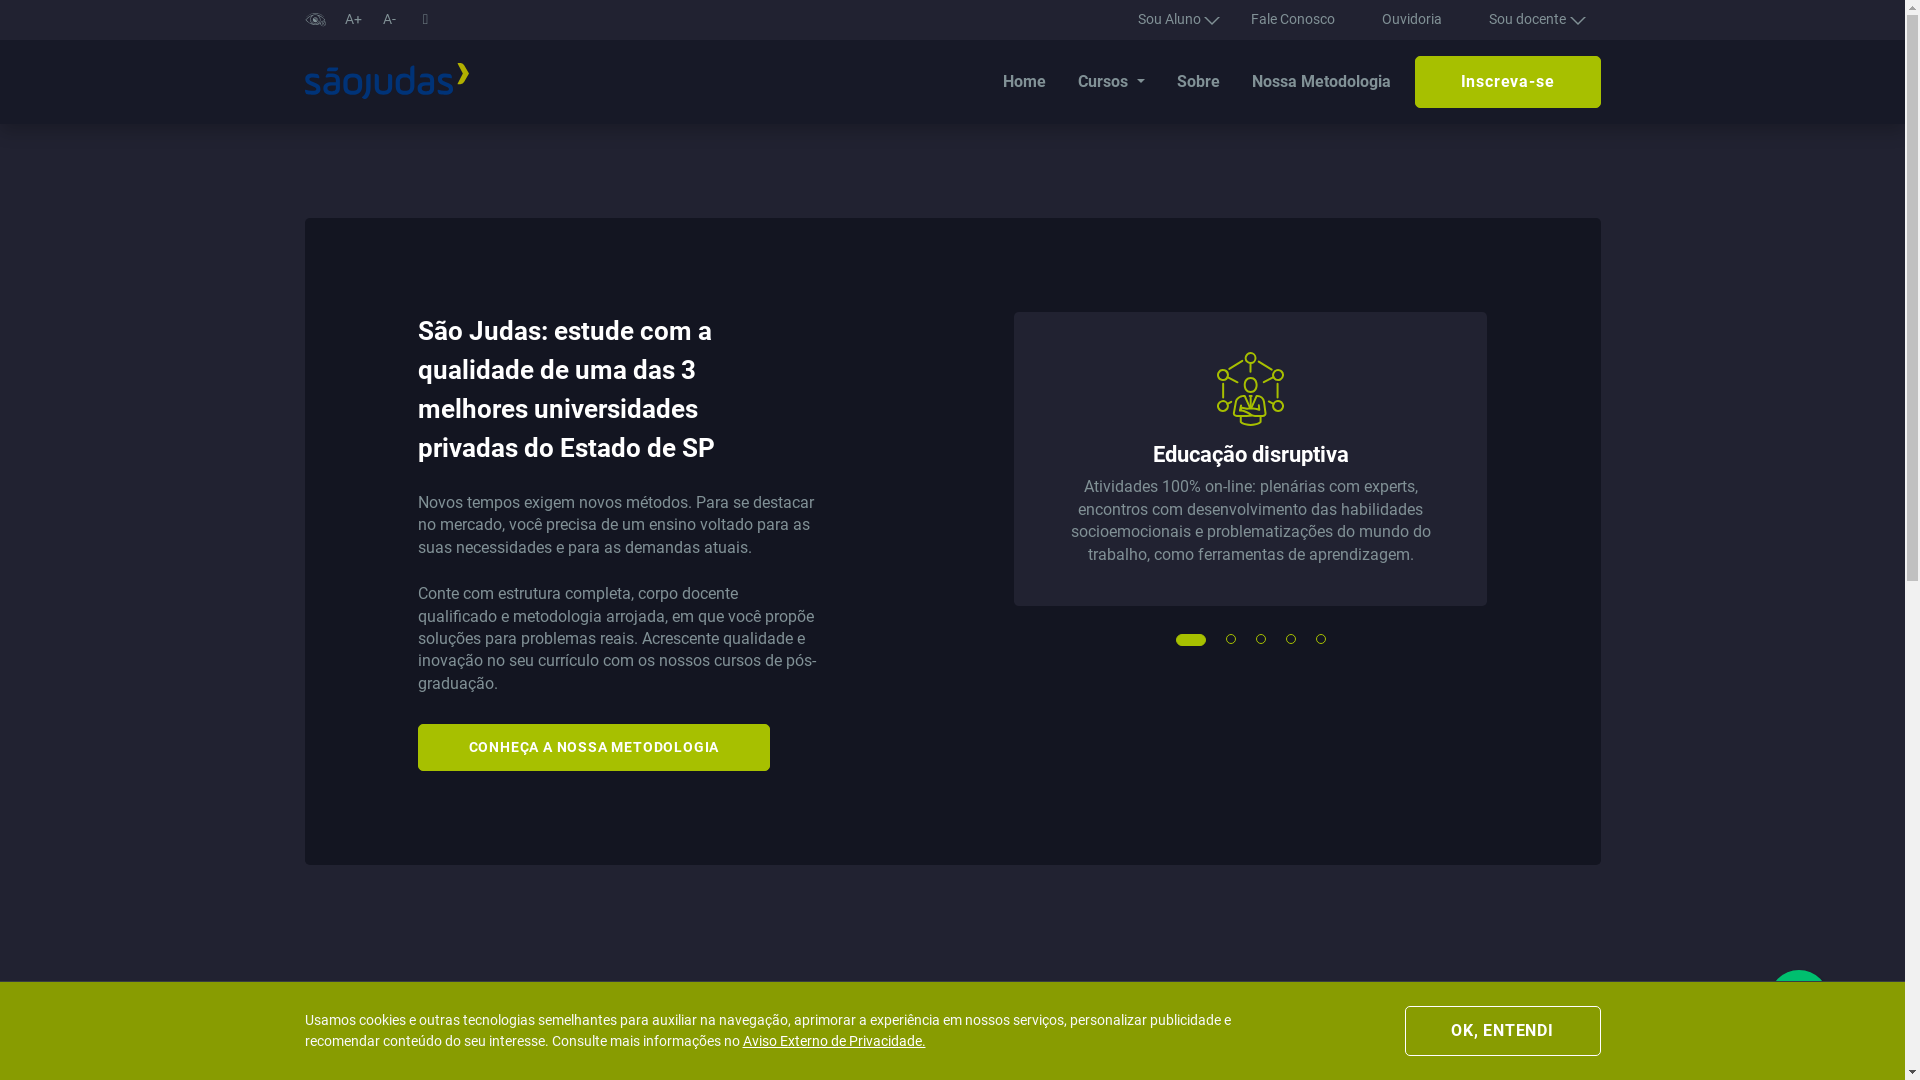  Describe the element at coordinates (1109, 80) in the screenshot. I see `'Cursos'` at that location.